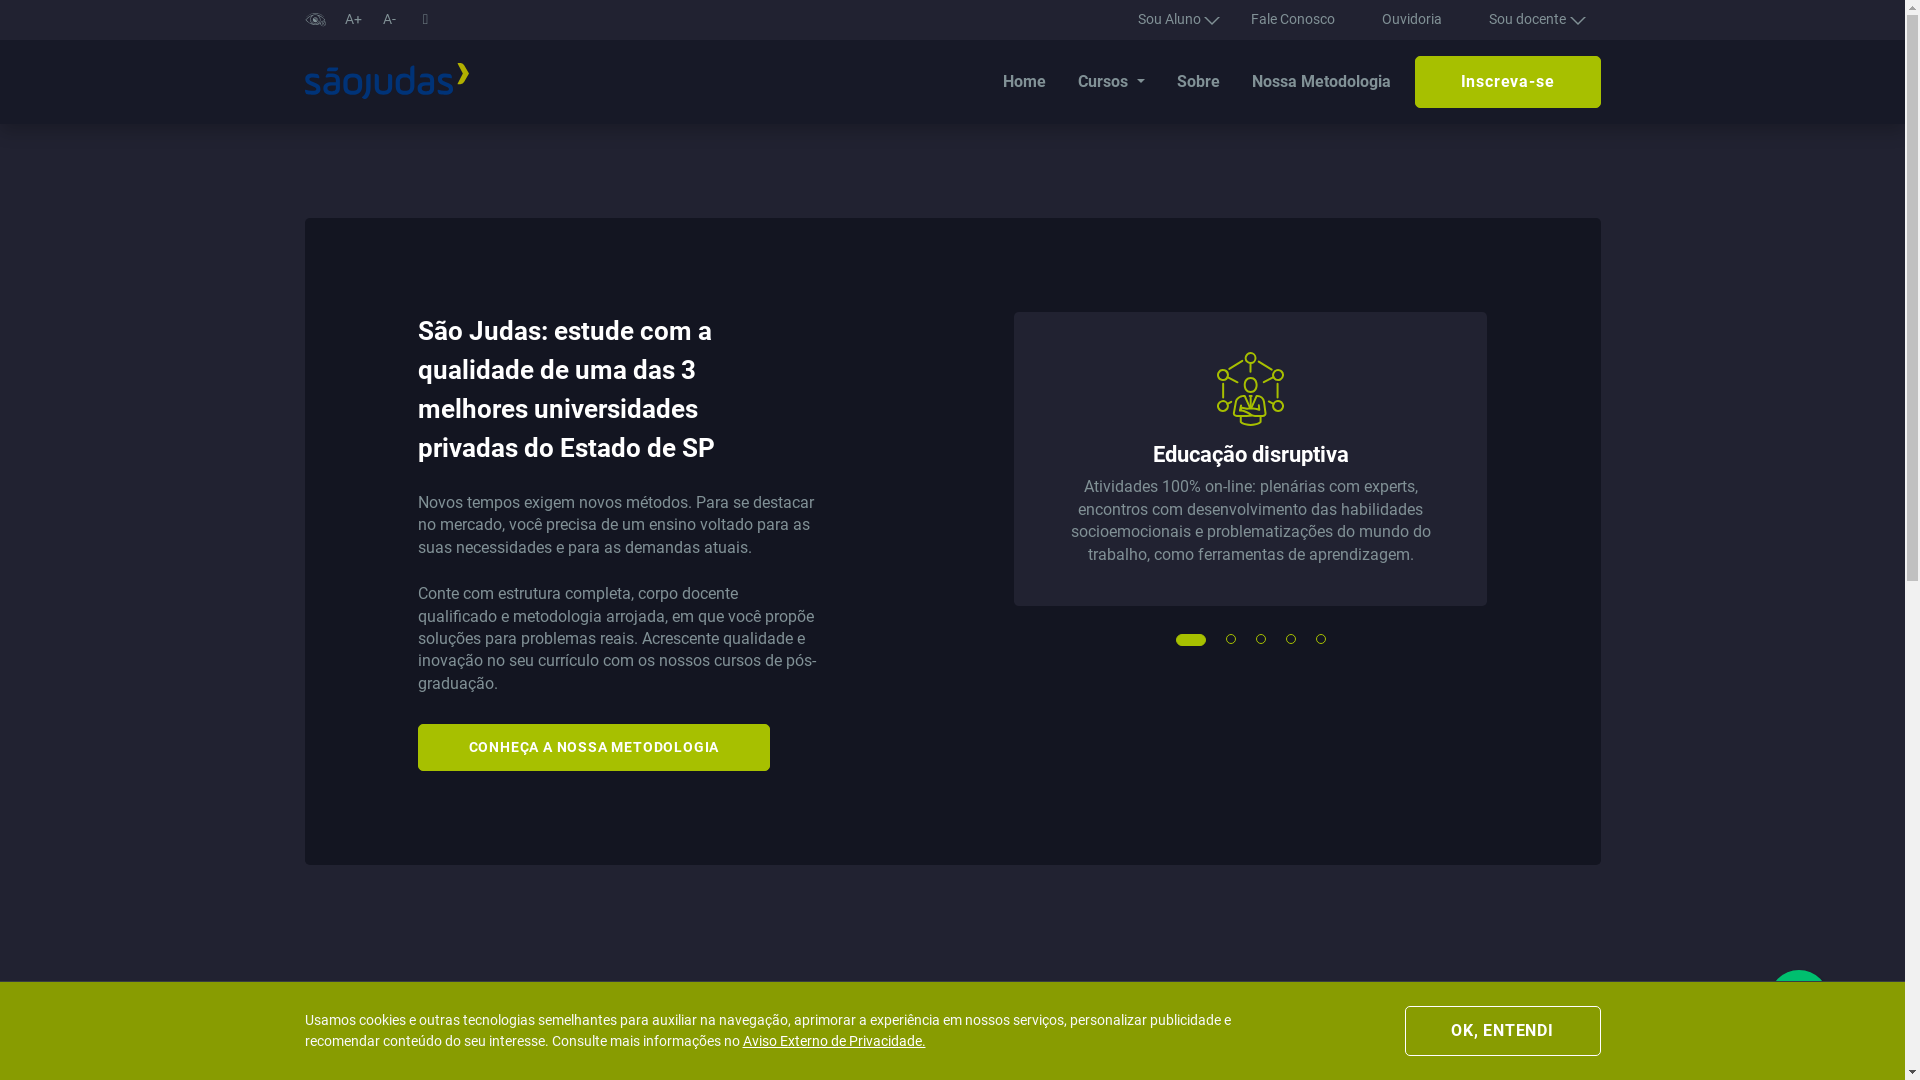  Describe the element at coordinates (1109, 80) in the screenshot. I see `'Cursos'` at that location.